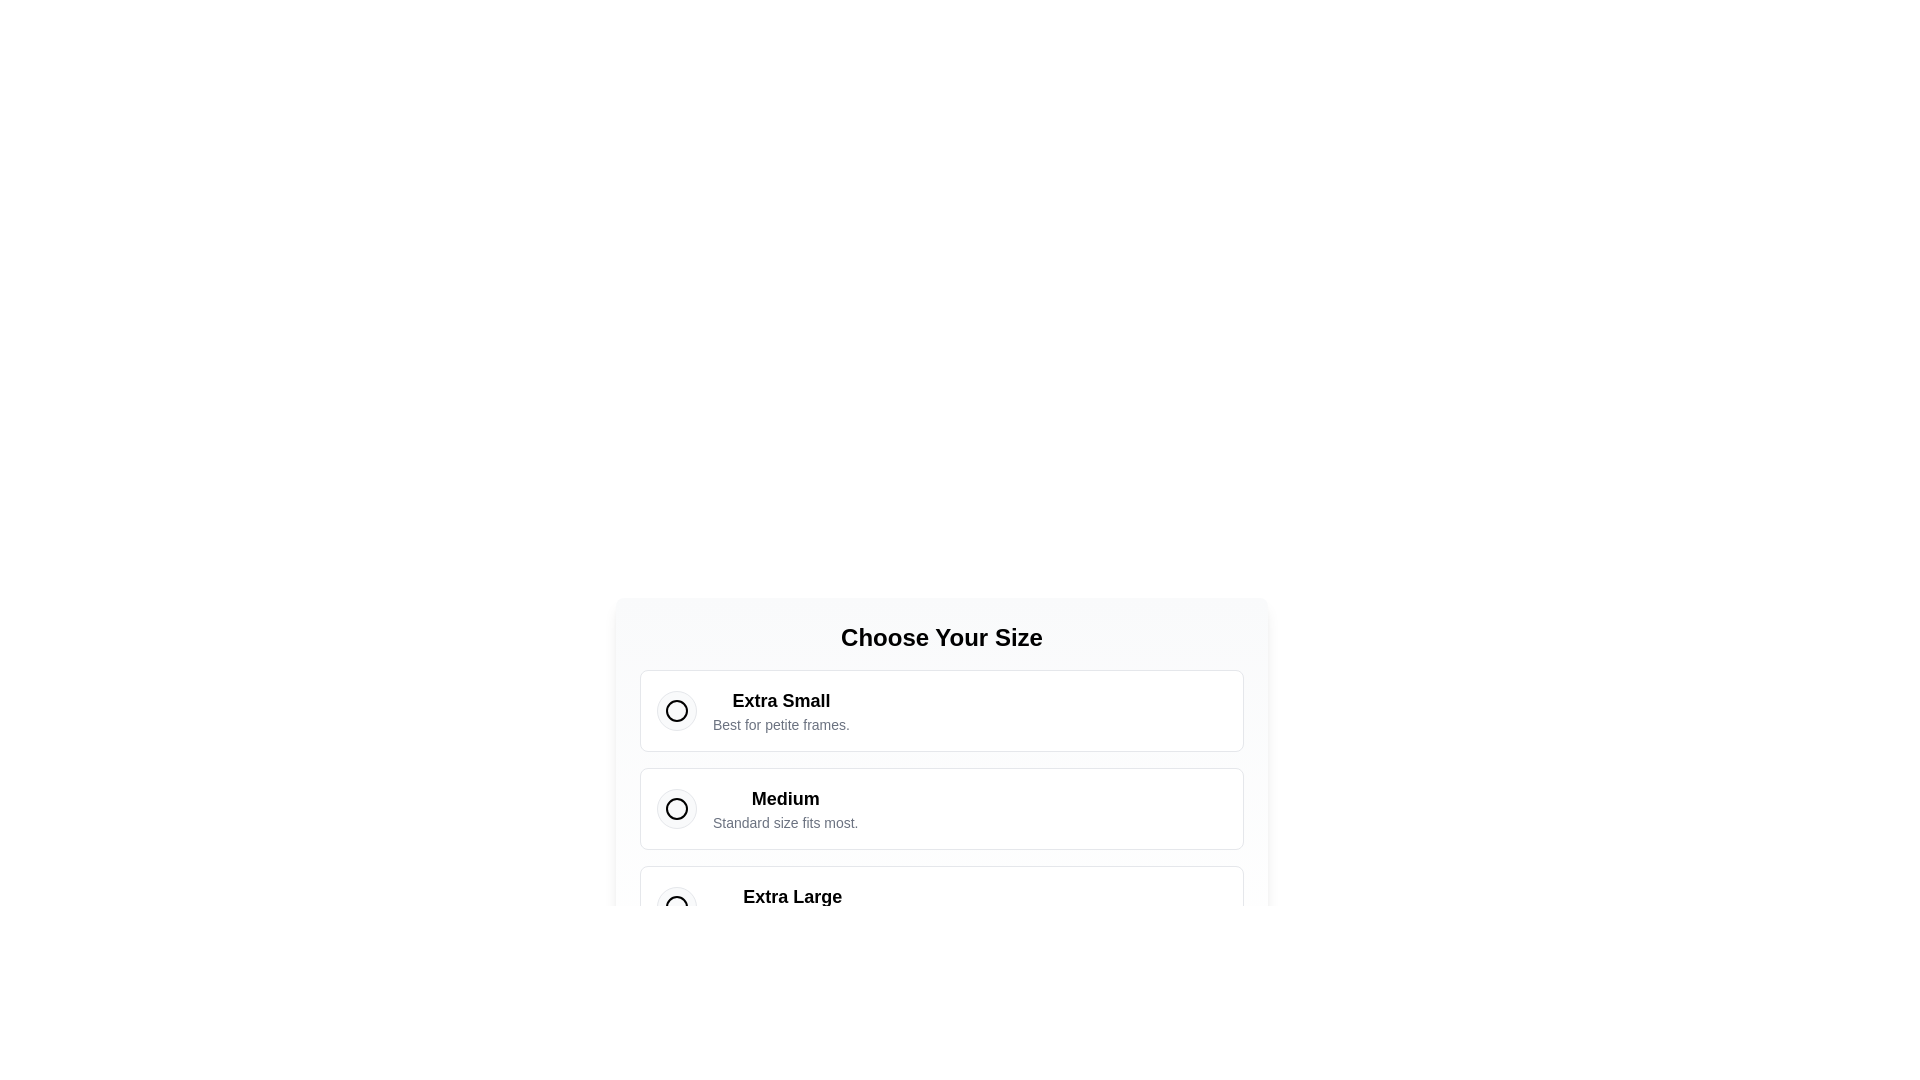  I want to click on the radio button indicator for the 'Medium' size option in the selection list under 'Choose Your Size', so click(676, 808).